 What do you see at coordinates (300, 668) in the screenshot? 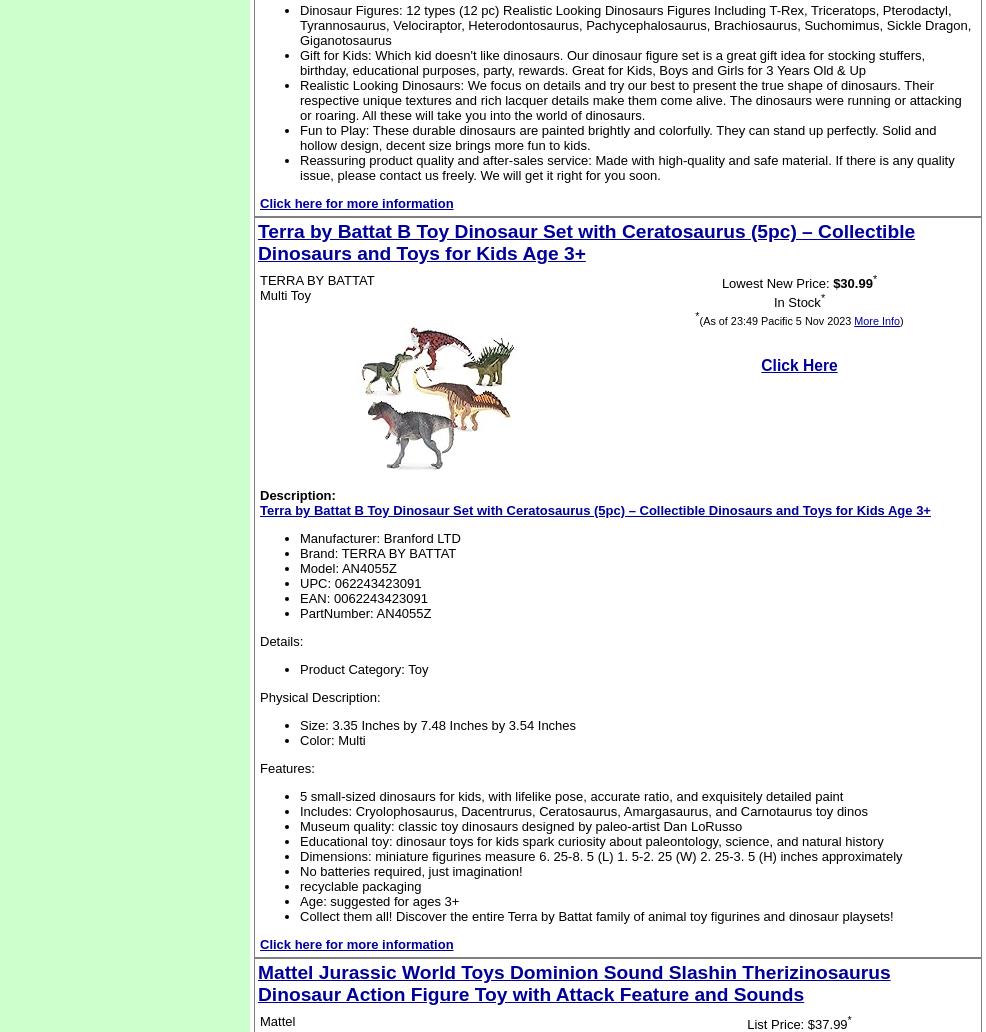
I see `'Product Category: Toy'` at bounding box center [300, 668].